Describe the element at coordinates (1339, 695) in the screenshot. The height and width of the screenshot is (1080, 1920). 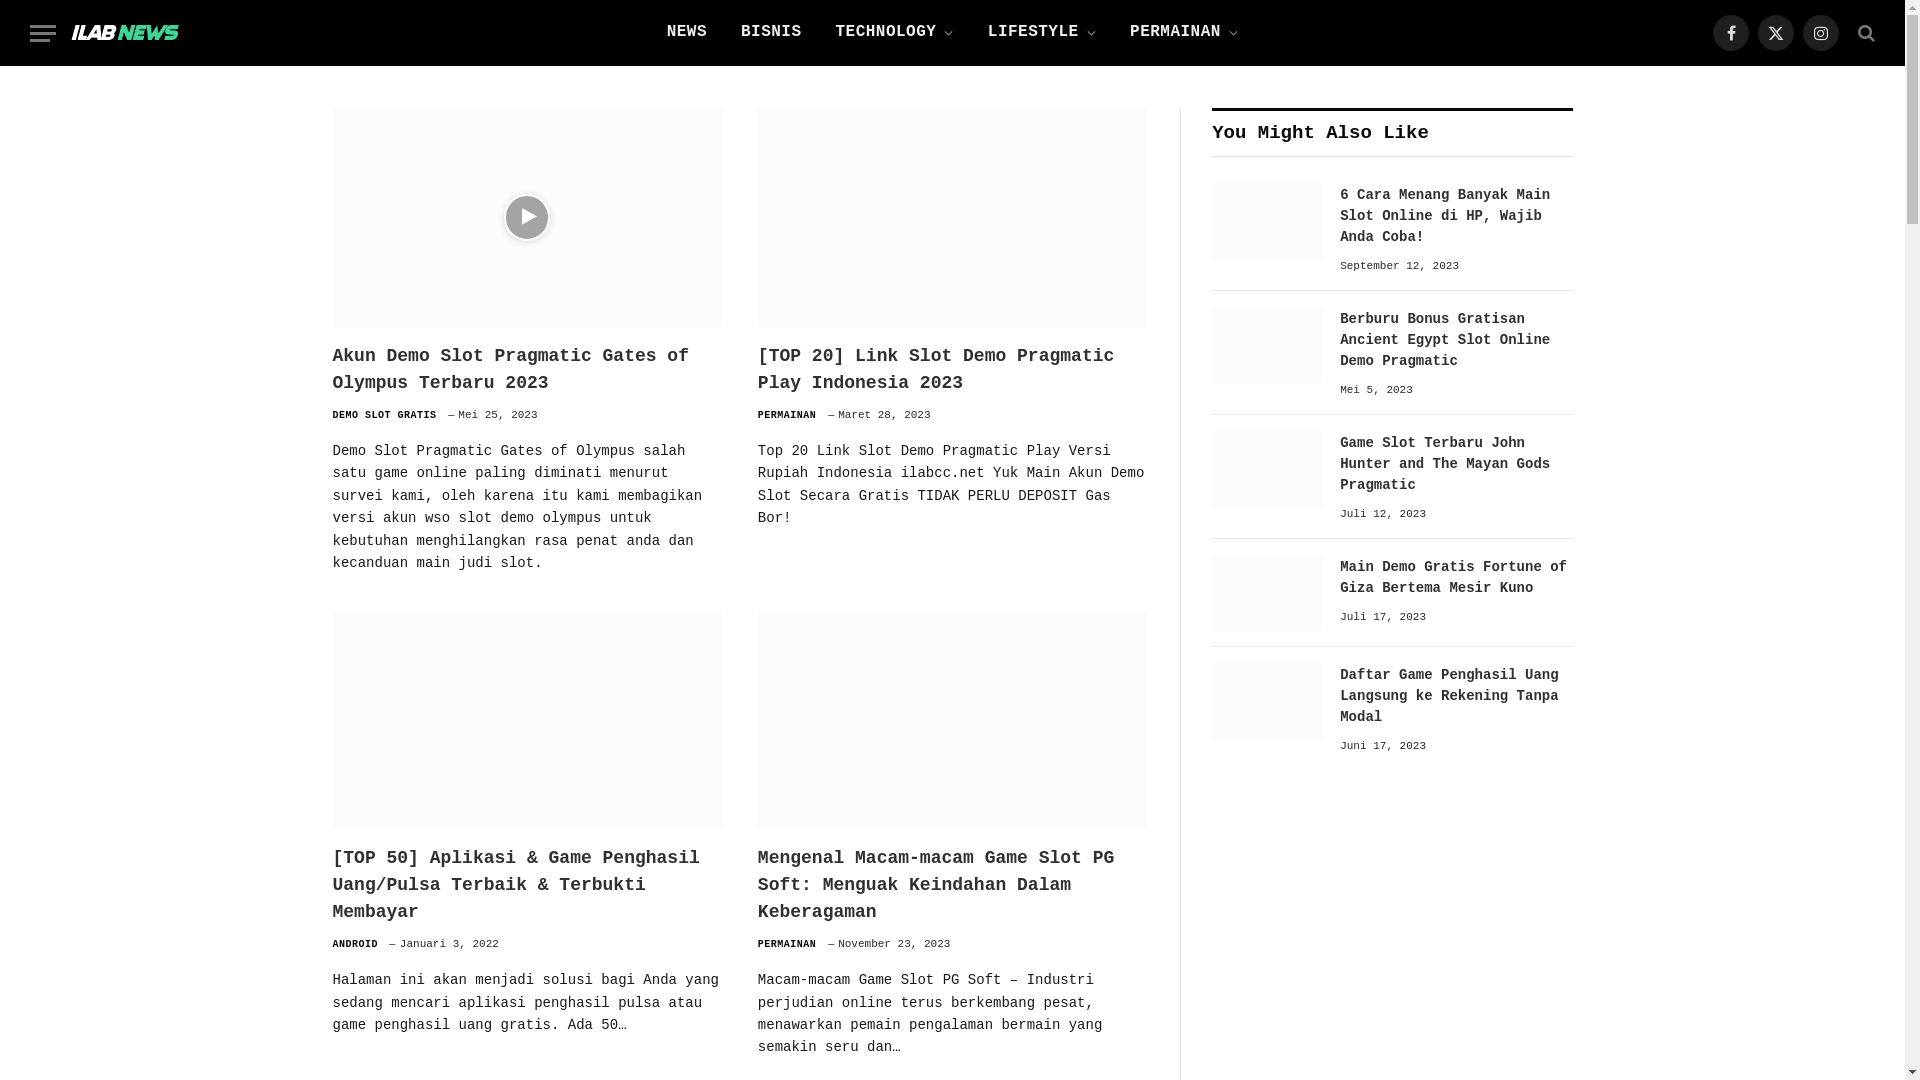
I see `'Daftar Game Penghasil Uang Langsung ke Rekening Tanpa Modal'` at that location.